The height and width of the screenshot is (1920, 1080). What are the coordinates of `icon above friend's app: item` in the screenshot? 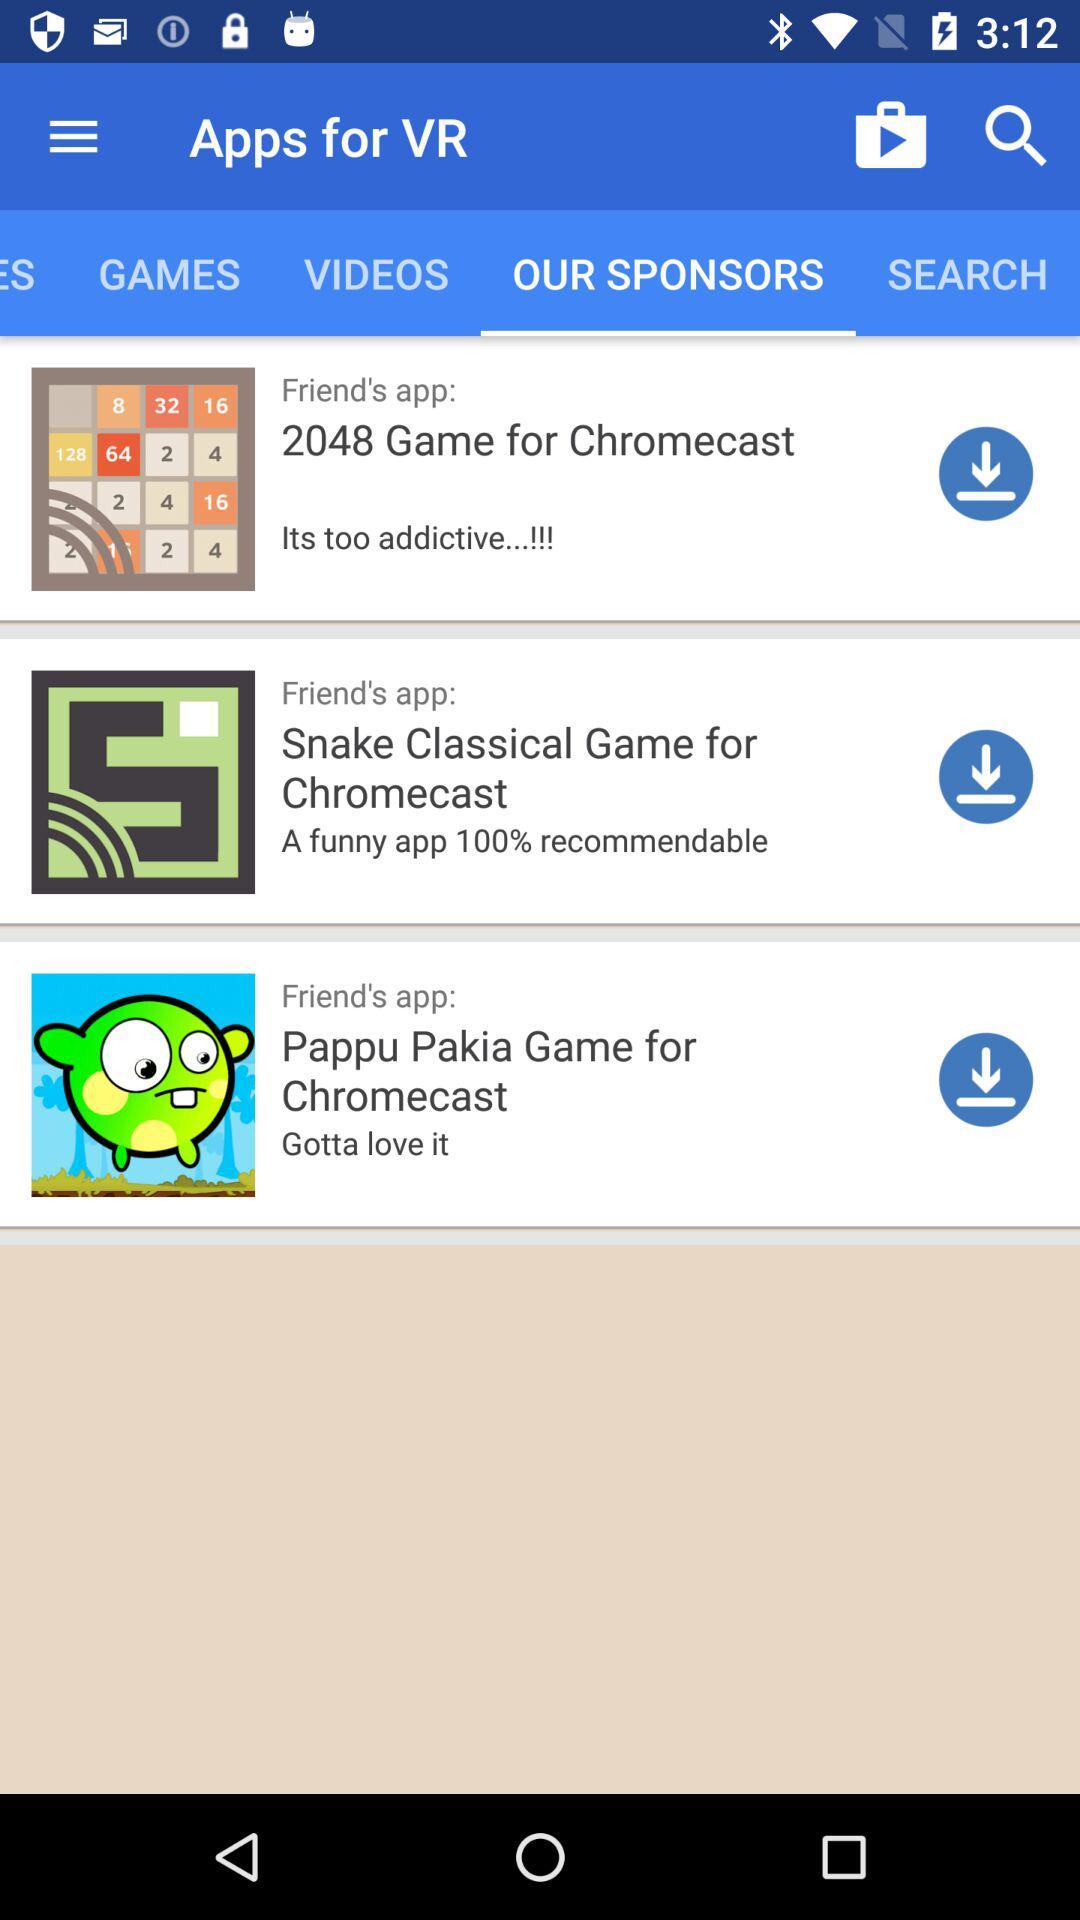 It's located at (602, 870).